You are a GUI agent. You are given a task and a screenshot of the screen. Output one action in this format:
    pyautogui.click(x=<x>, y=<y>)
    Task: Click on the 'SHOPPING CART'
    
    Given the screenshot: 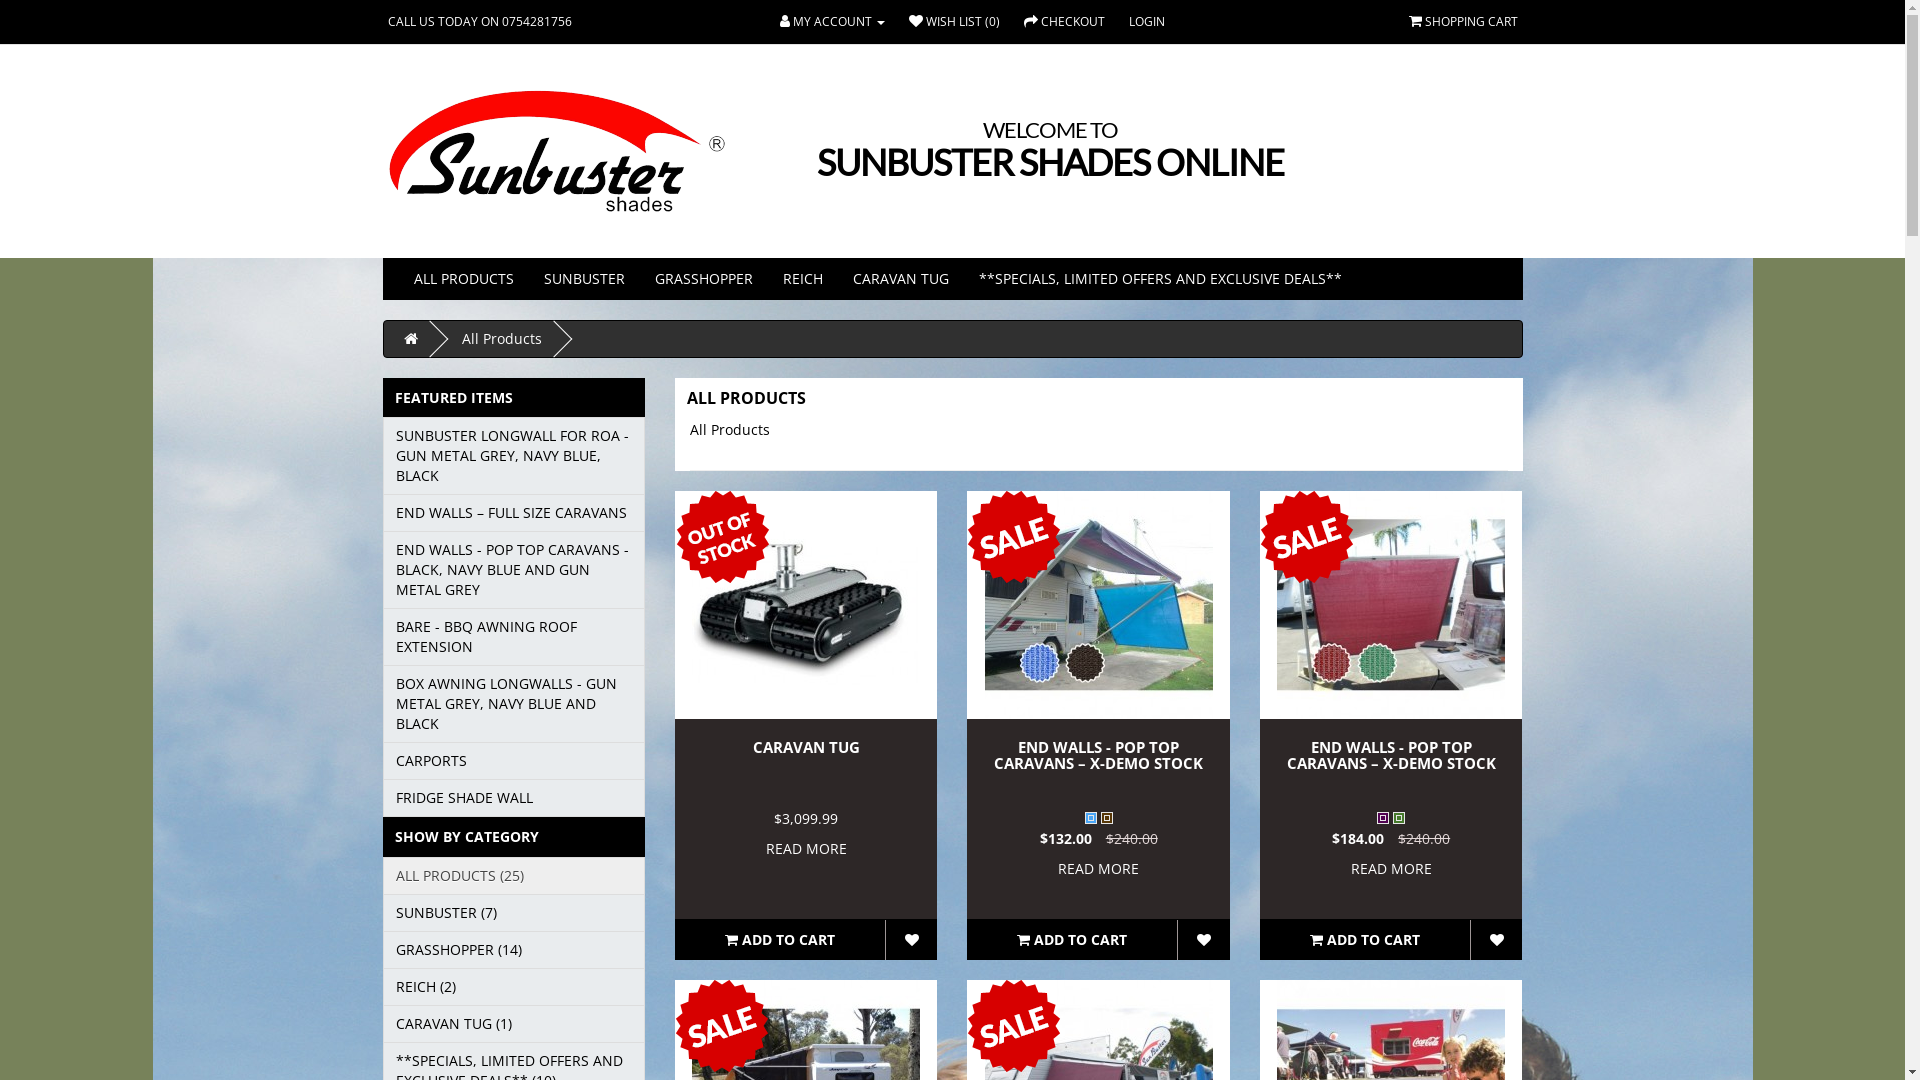 What is the action you would take?
    pyautogui.click(x=1406, y=21)
    